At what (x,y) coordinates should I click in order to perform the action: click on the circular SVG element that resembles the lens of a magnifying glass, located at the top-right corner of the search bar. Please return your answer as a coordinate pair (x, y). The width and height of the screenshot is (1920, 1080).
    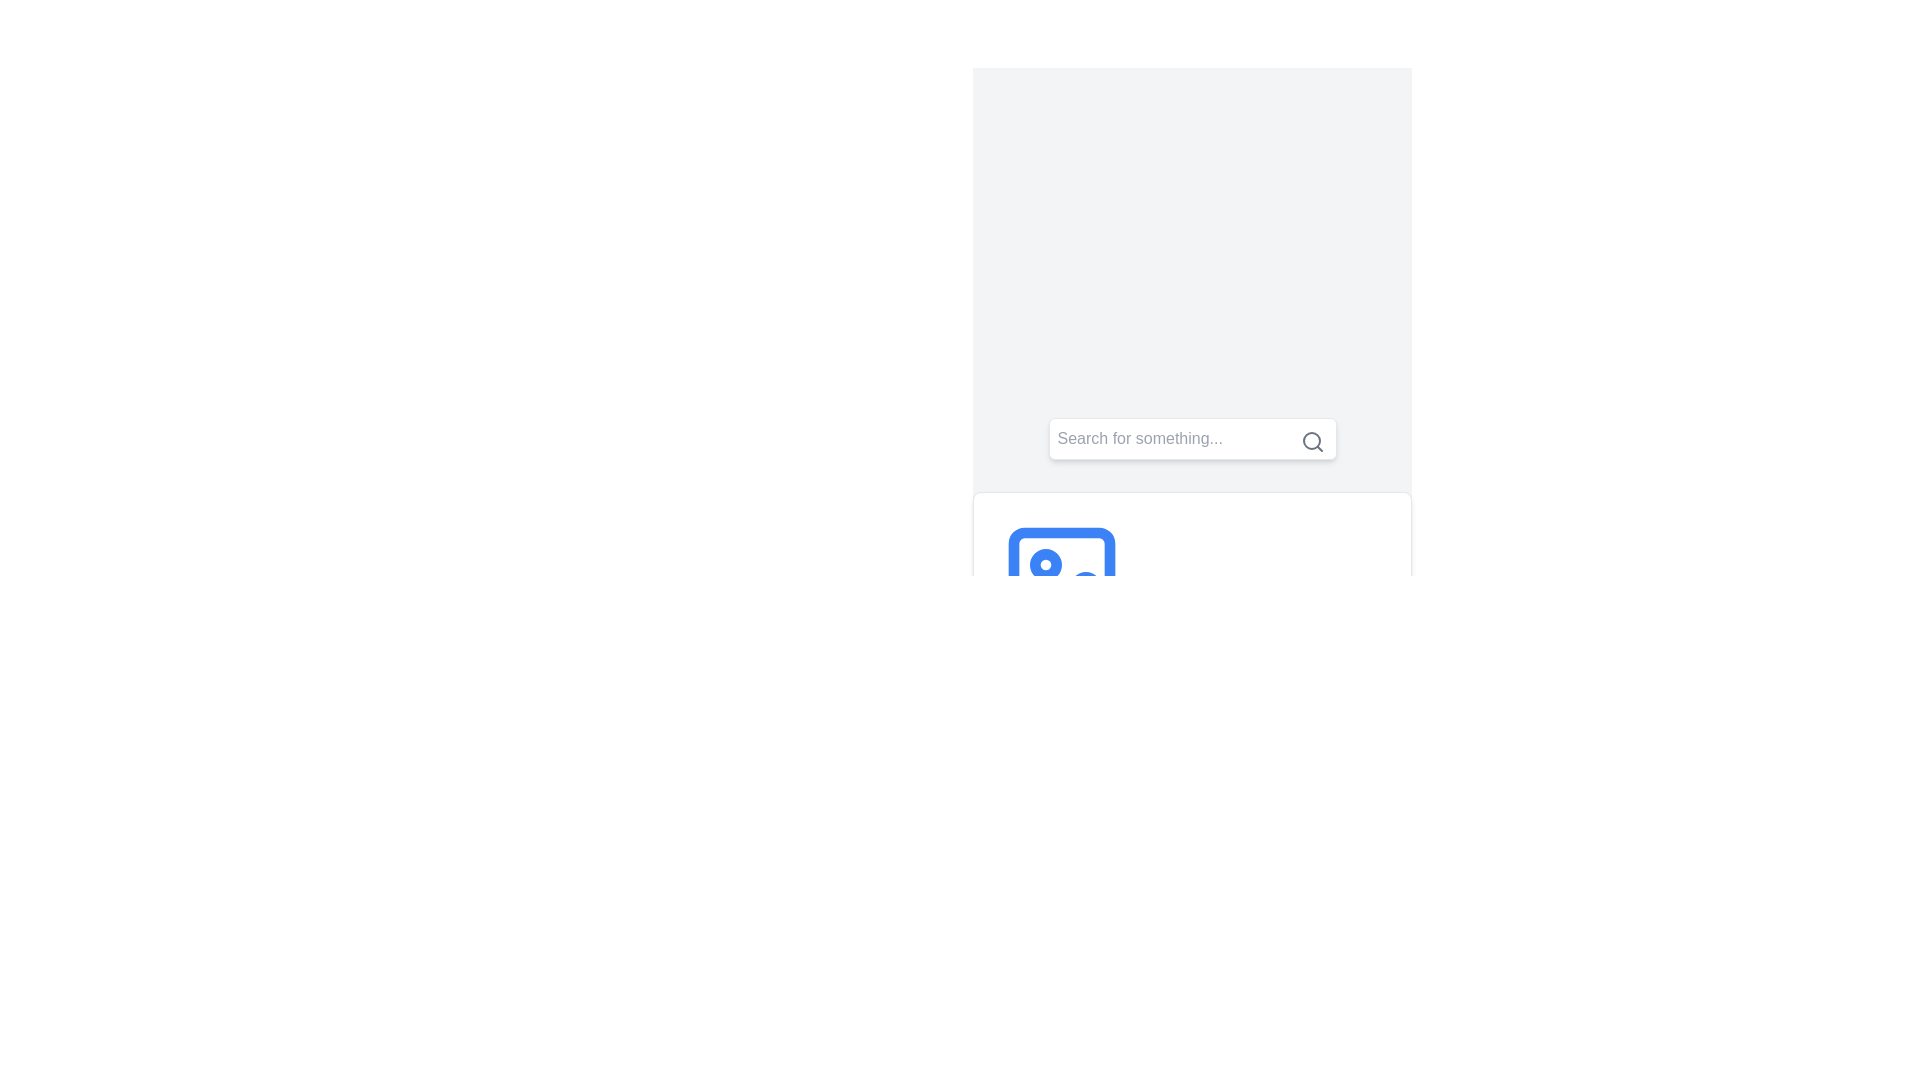
    Looking at the image, I should click on (1311, 439).